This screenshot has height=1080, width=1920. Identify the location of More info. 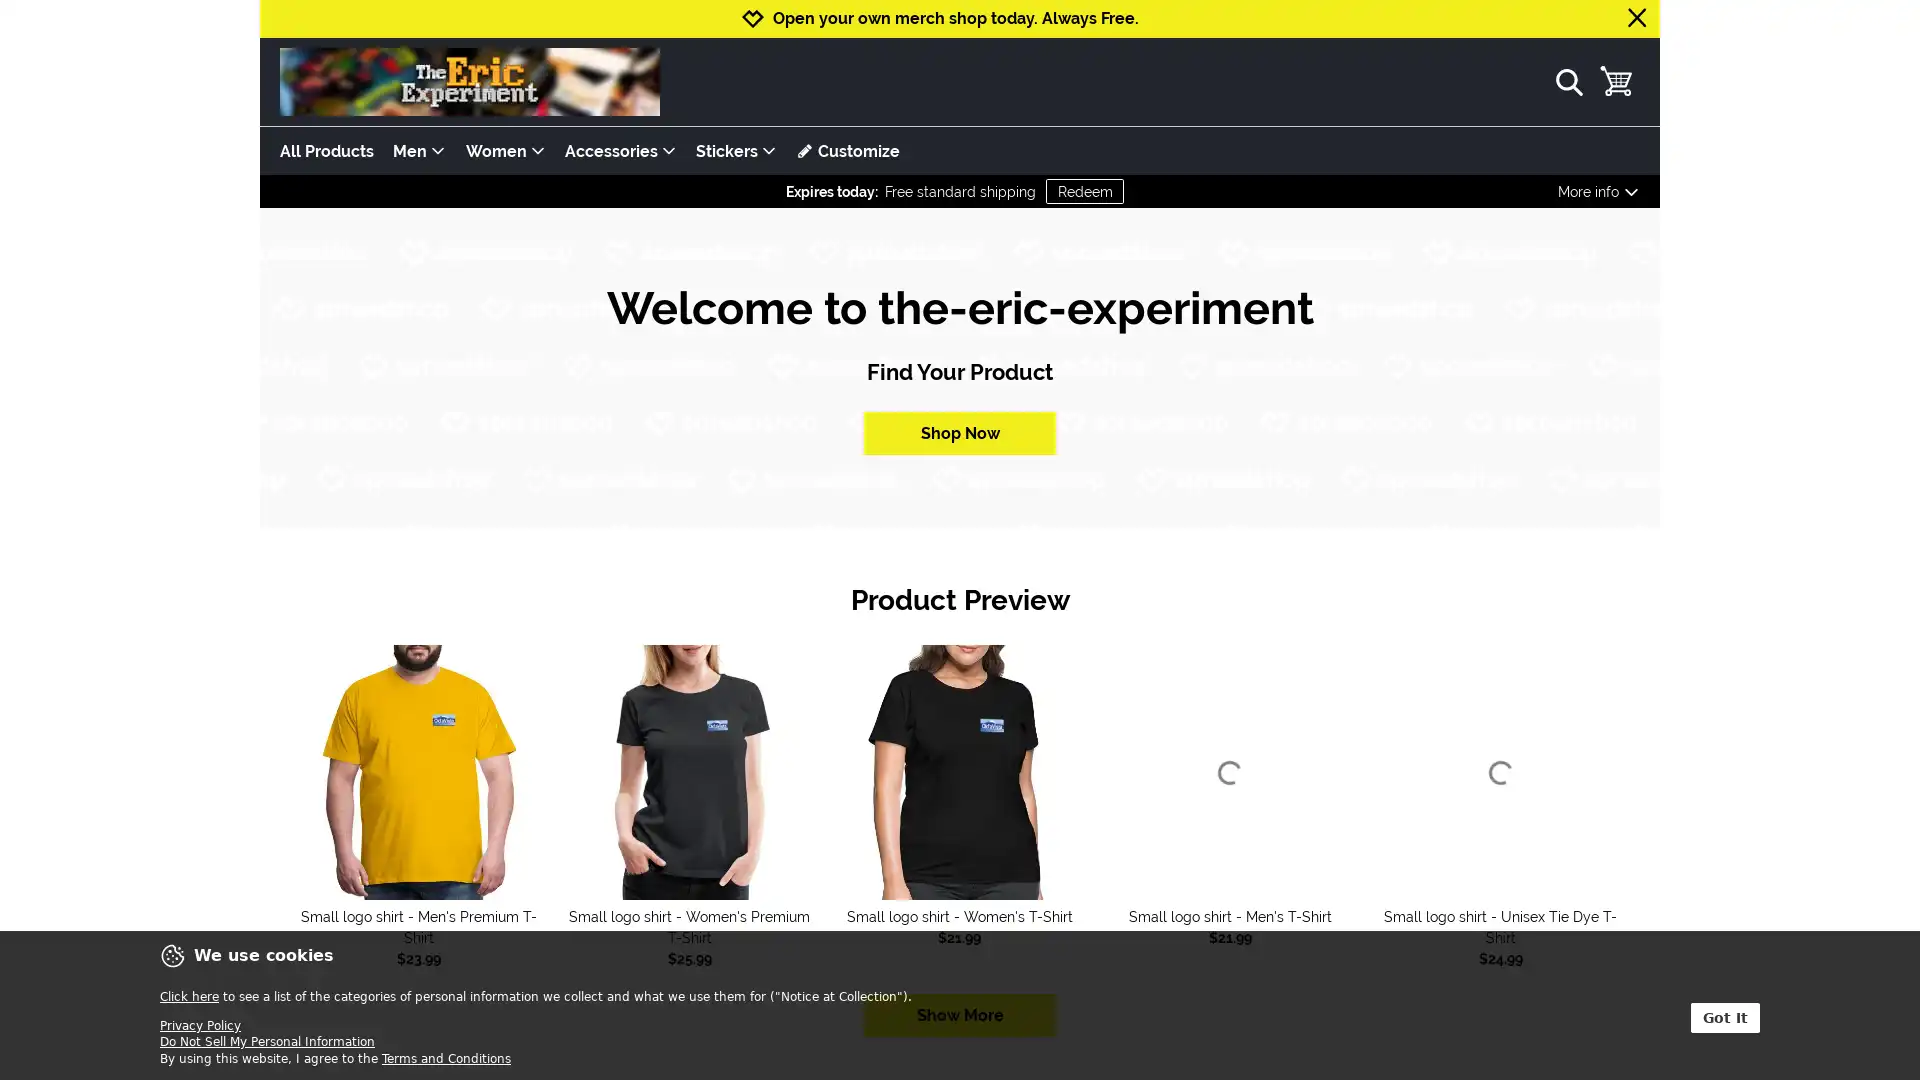
(1597, 192).